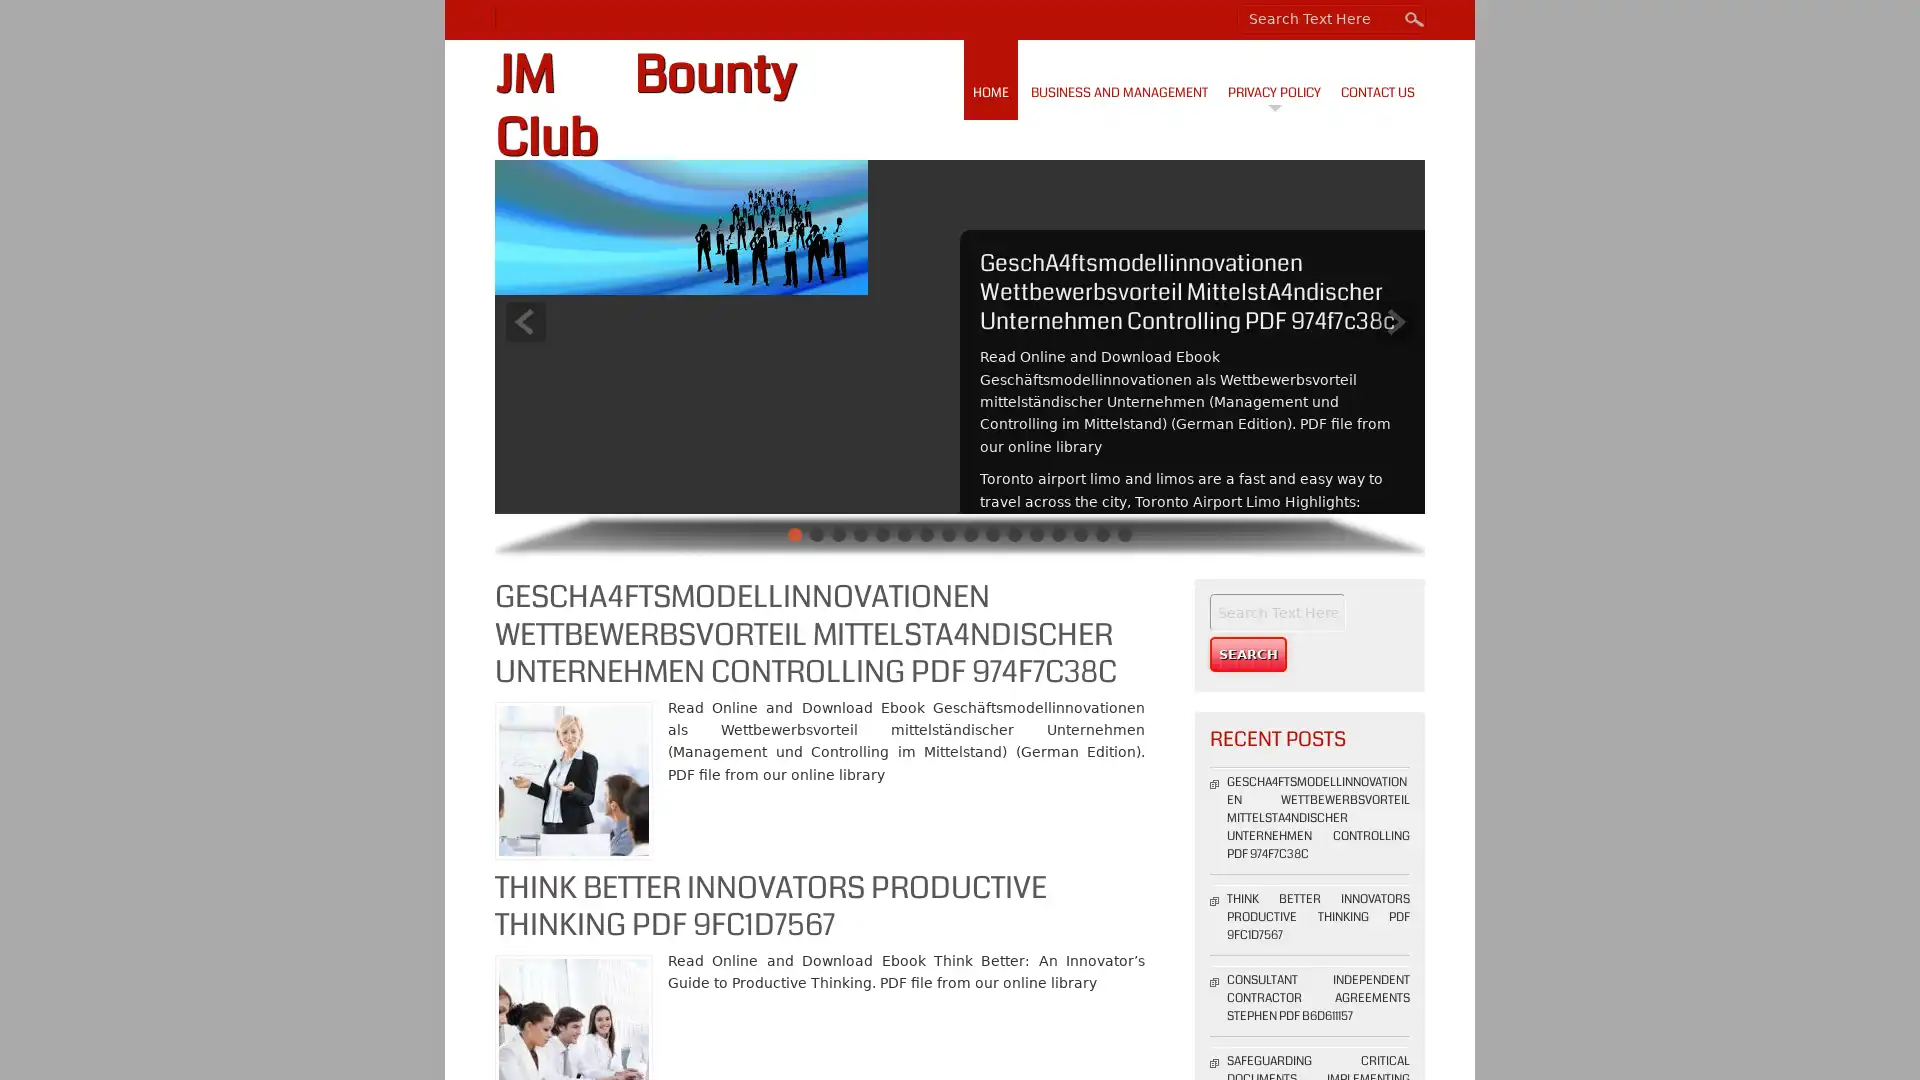 Image resolution: width=1920 pixels, height=1080 pixels. What do you see at coordinates (1247, 654) in the screenshot?
I see `Search` at bounding box center [1247, 654].